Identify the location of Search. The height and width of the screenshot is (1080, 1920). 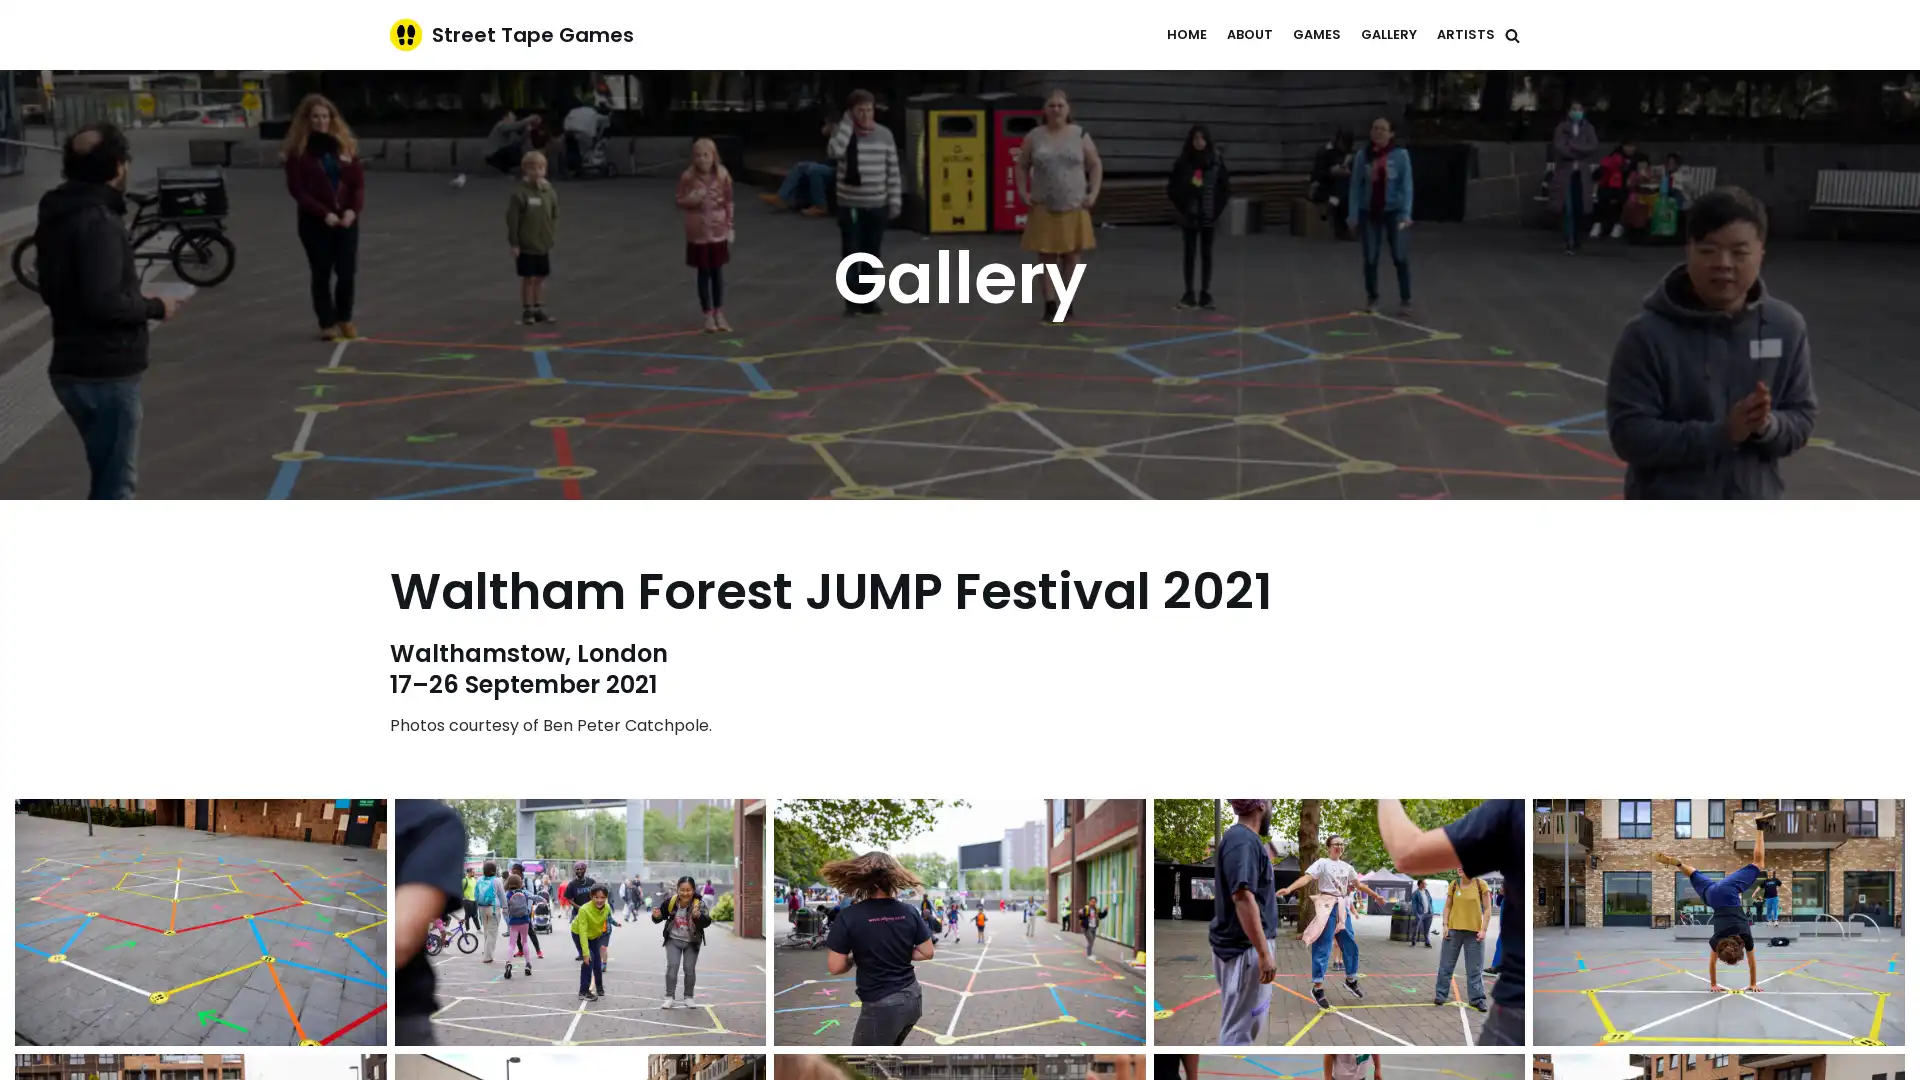
(1512, 35).